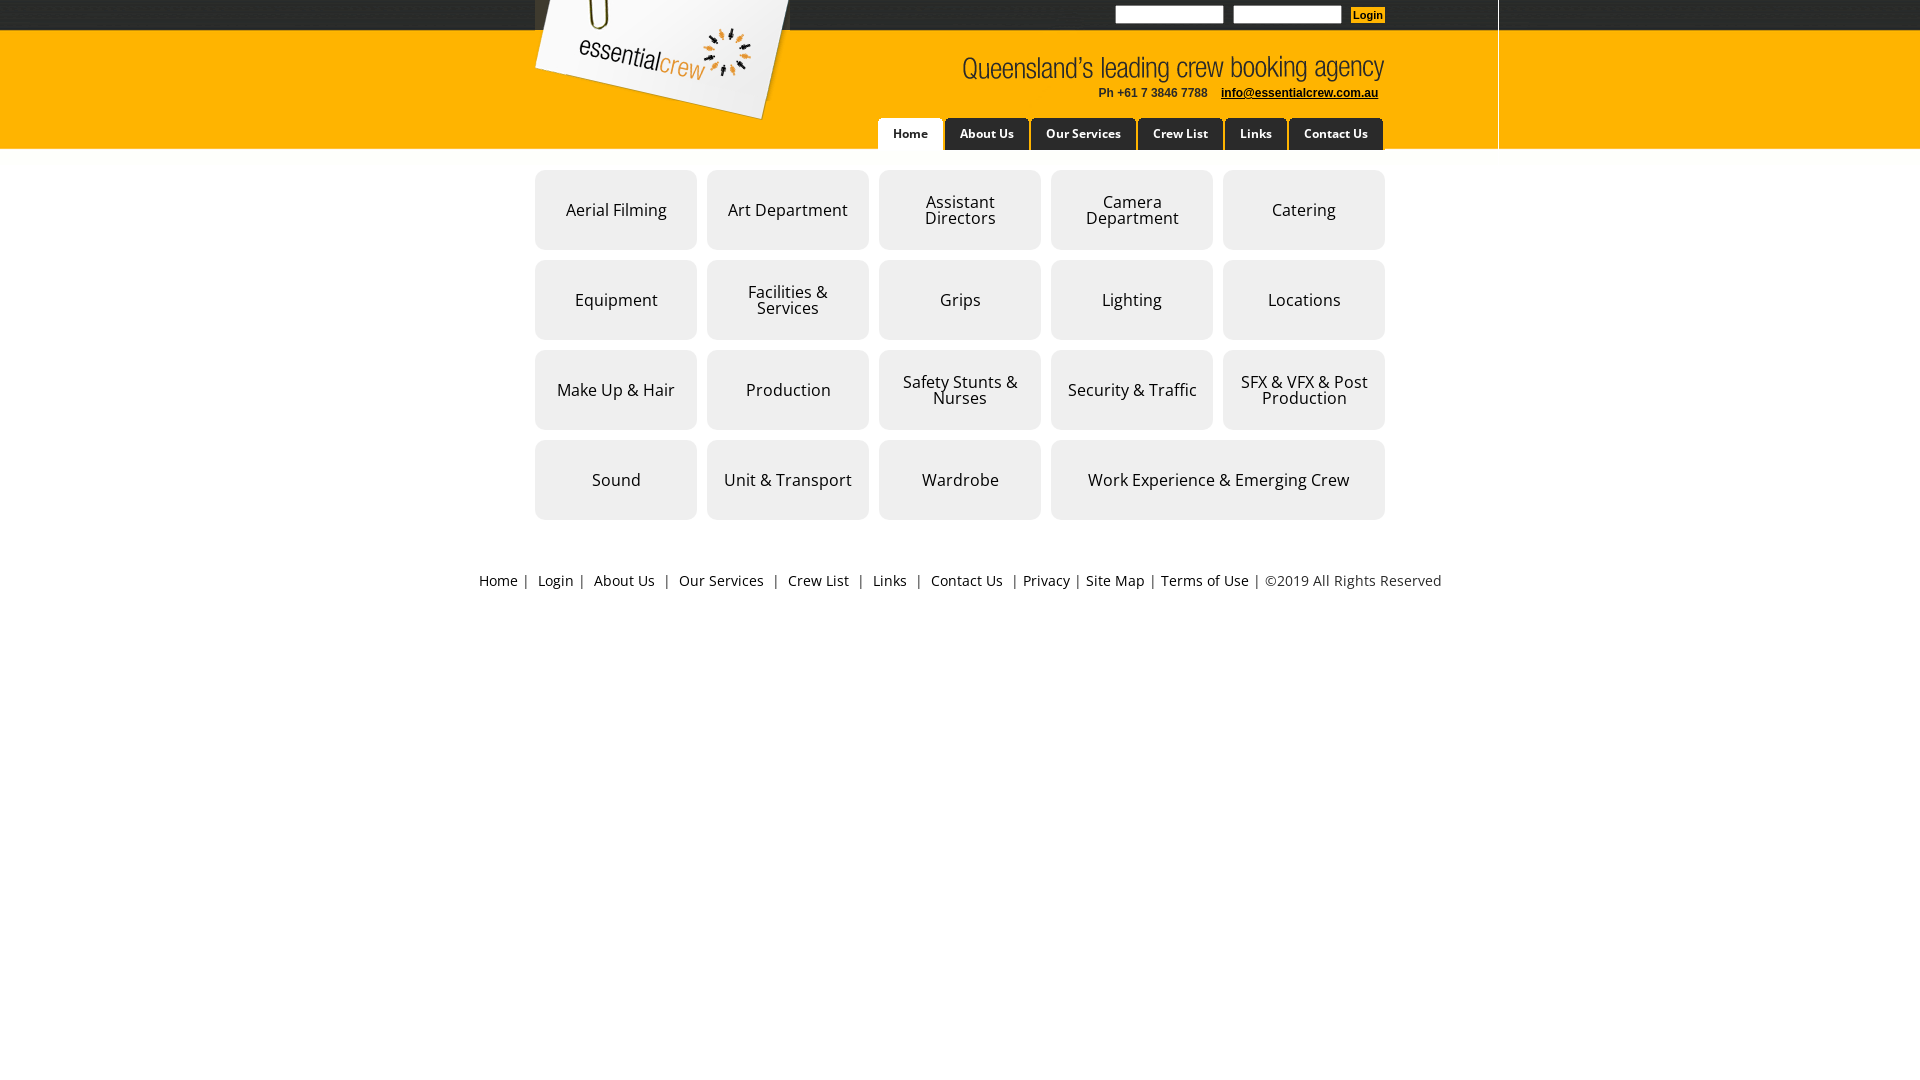  Describe the element at coordinates (1132, 209) in the screenshot. I see `'Camera Department'` at that location.